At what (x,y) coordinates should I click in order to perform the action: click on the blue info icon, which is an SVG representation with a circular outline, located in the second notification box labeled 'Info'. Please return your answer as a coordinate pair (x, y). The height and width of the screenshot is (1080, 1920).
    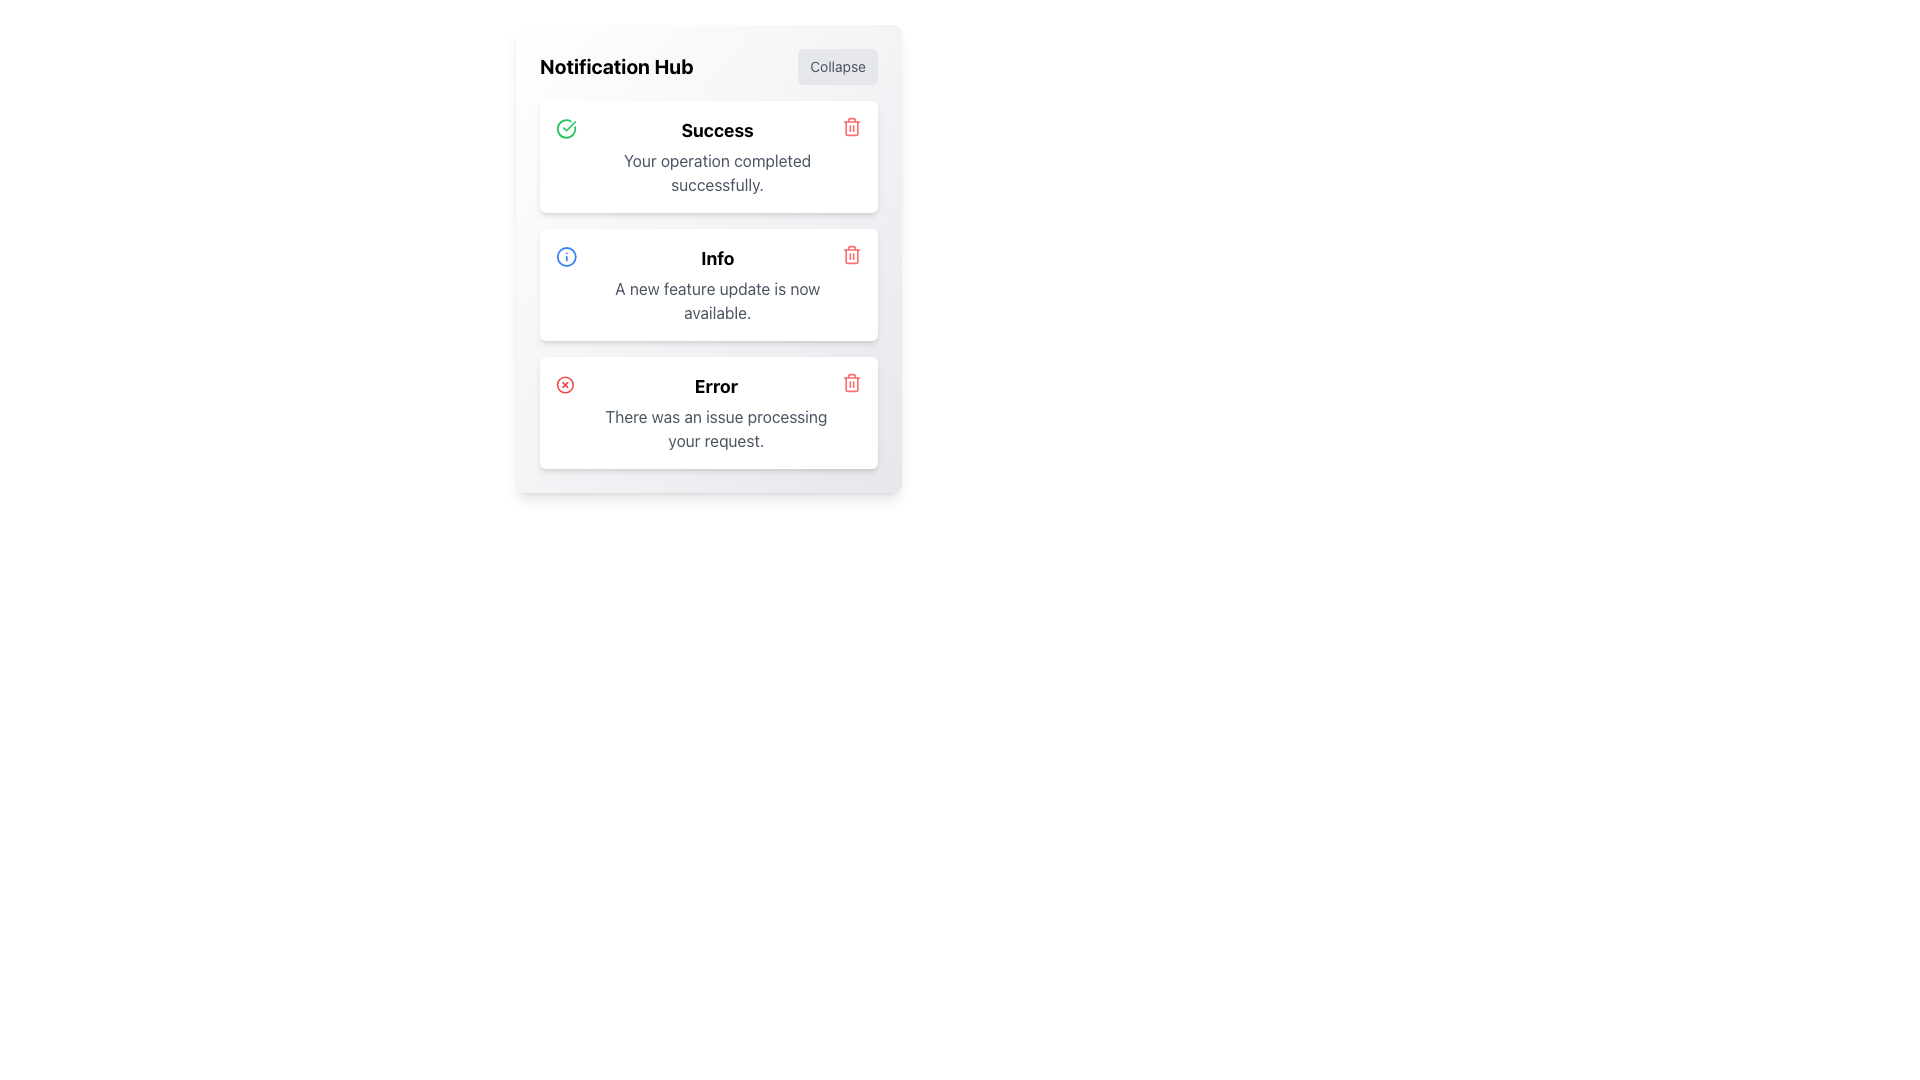
    Looking at the image, I should click on (565, 256).